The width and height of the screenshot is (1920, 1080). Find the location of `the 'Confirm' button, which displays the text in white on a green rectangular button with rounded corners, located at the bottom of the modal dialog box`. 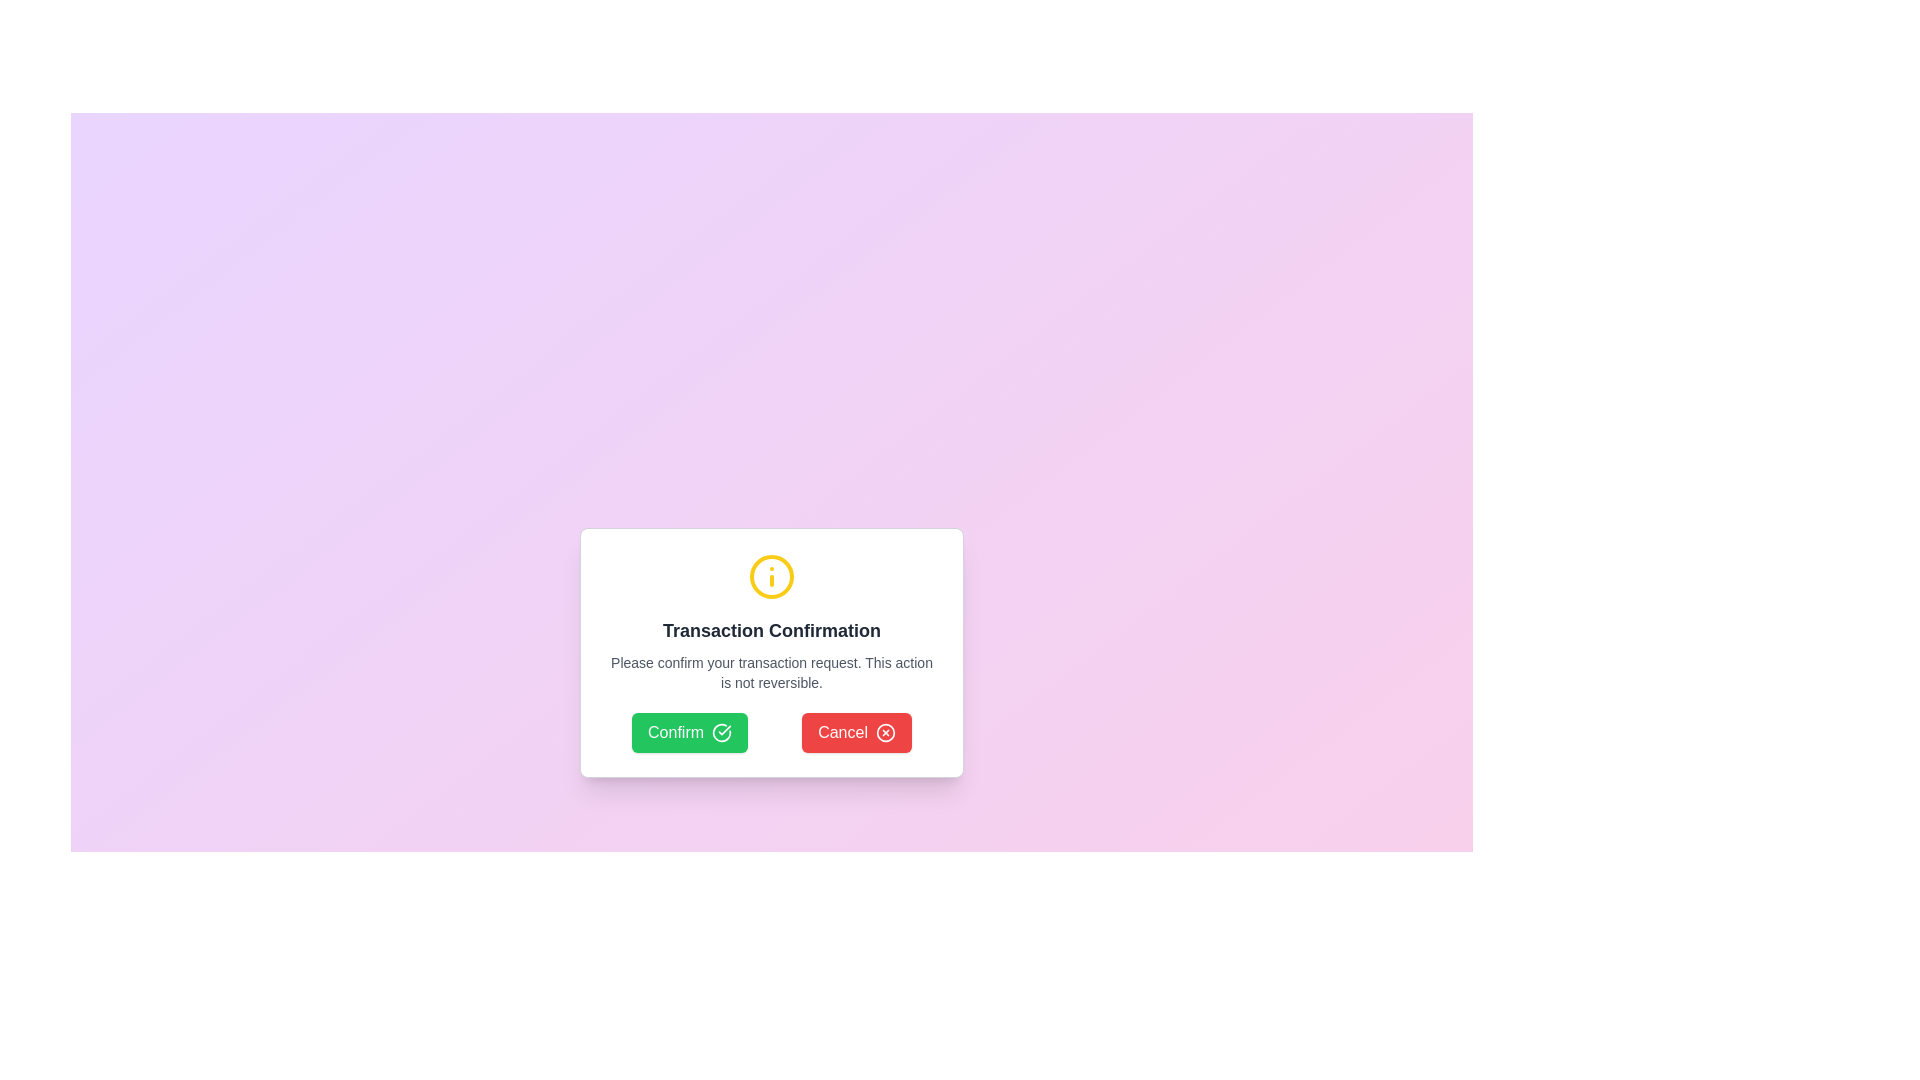

the 'Confirm' button, which displays the text in white on a green rectangular button with rounded corners, located at the bottom of the modal dialog box is located at coordinates (676, 732).